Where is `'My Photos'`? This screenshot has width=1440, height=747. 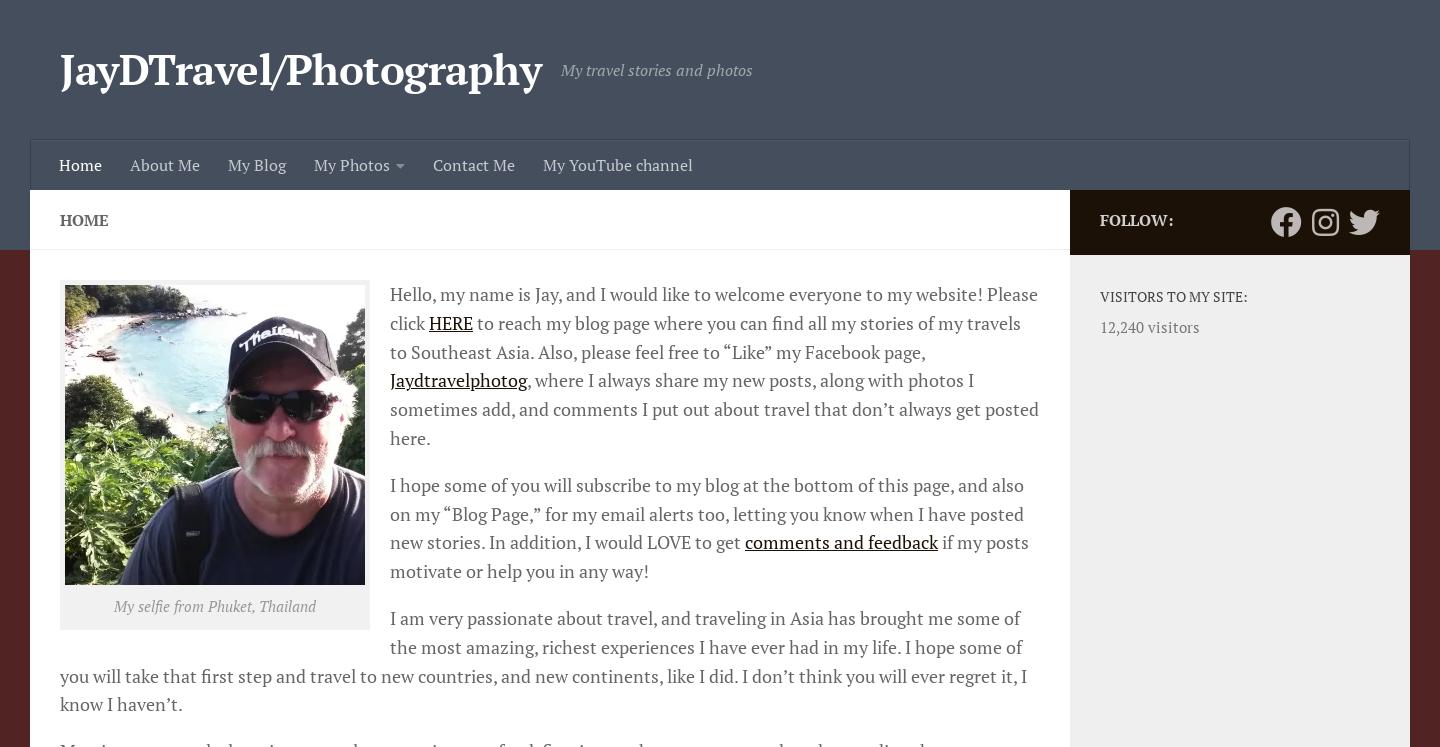 'My Photos' is located at coordinates (351, 164).